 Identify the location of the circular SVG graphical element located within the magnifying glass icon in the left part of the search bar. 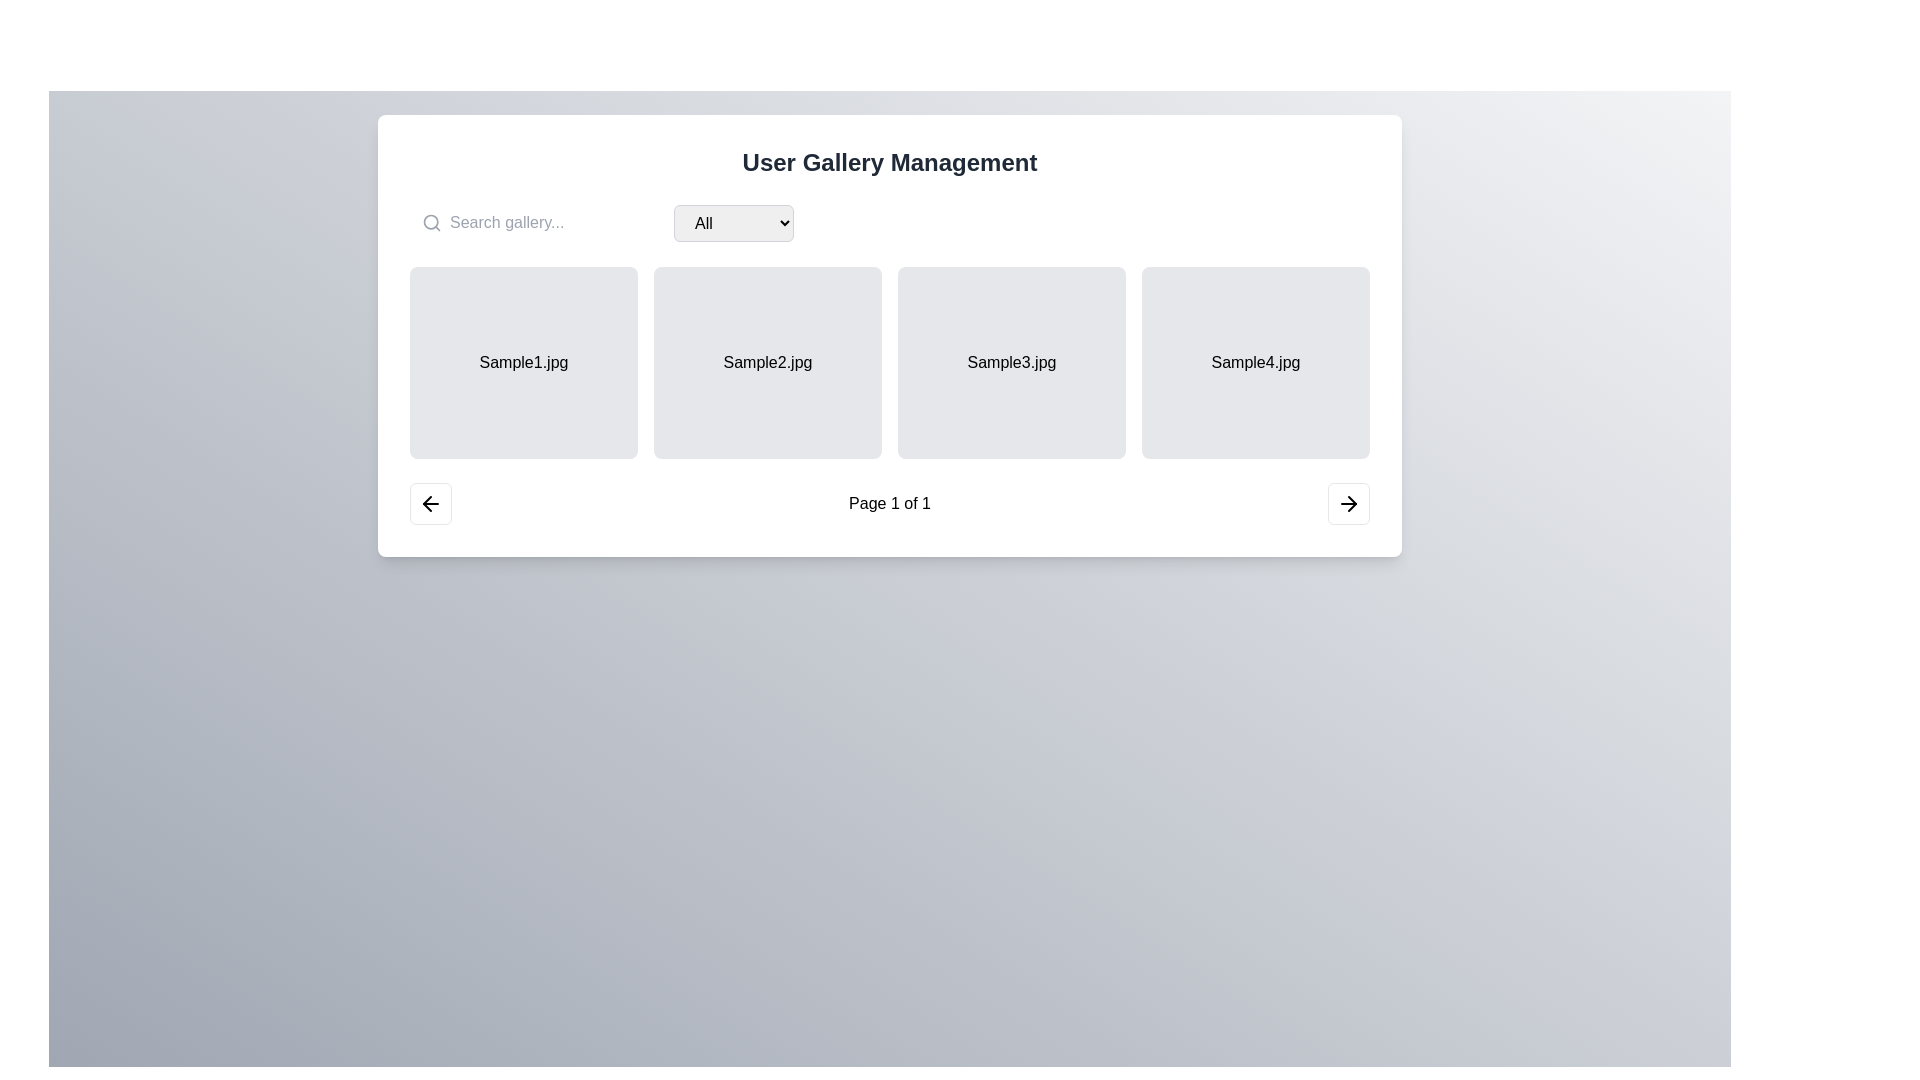
(430, 222).